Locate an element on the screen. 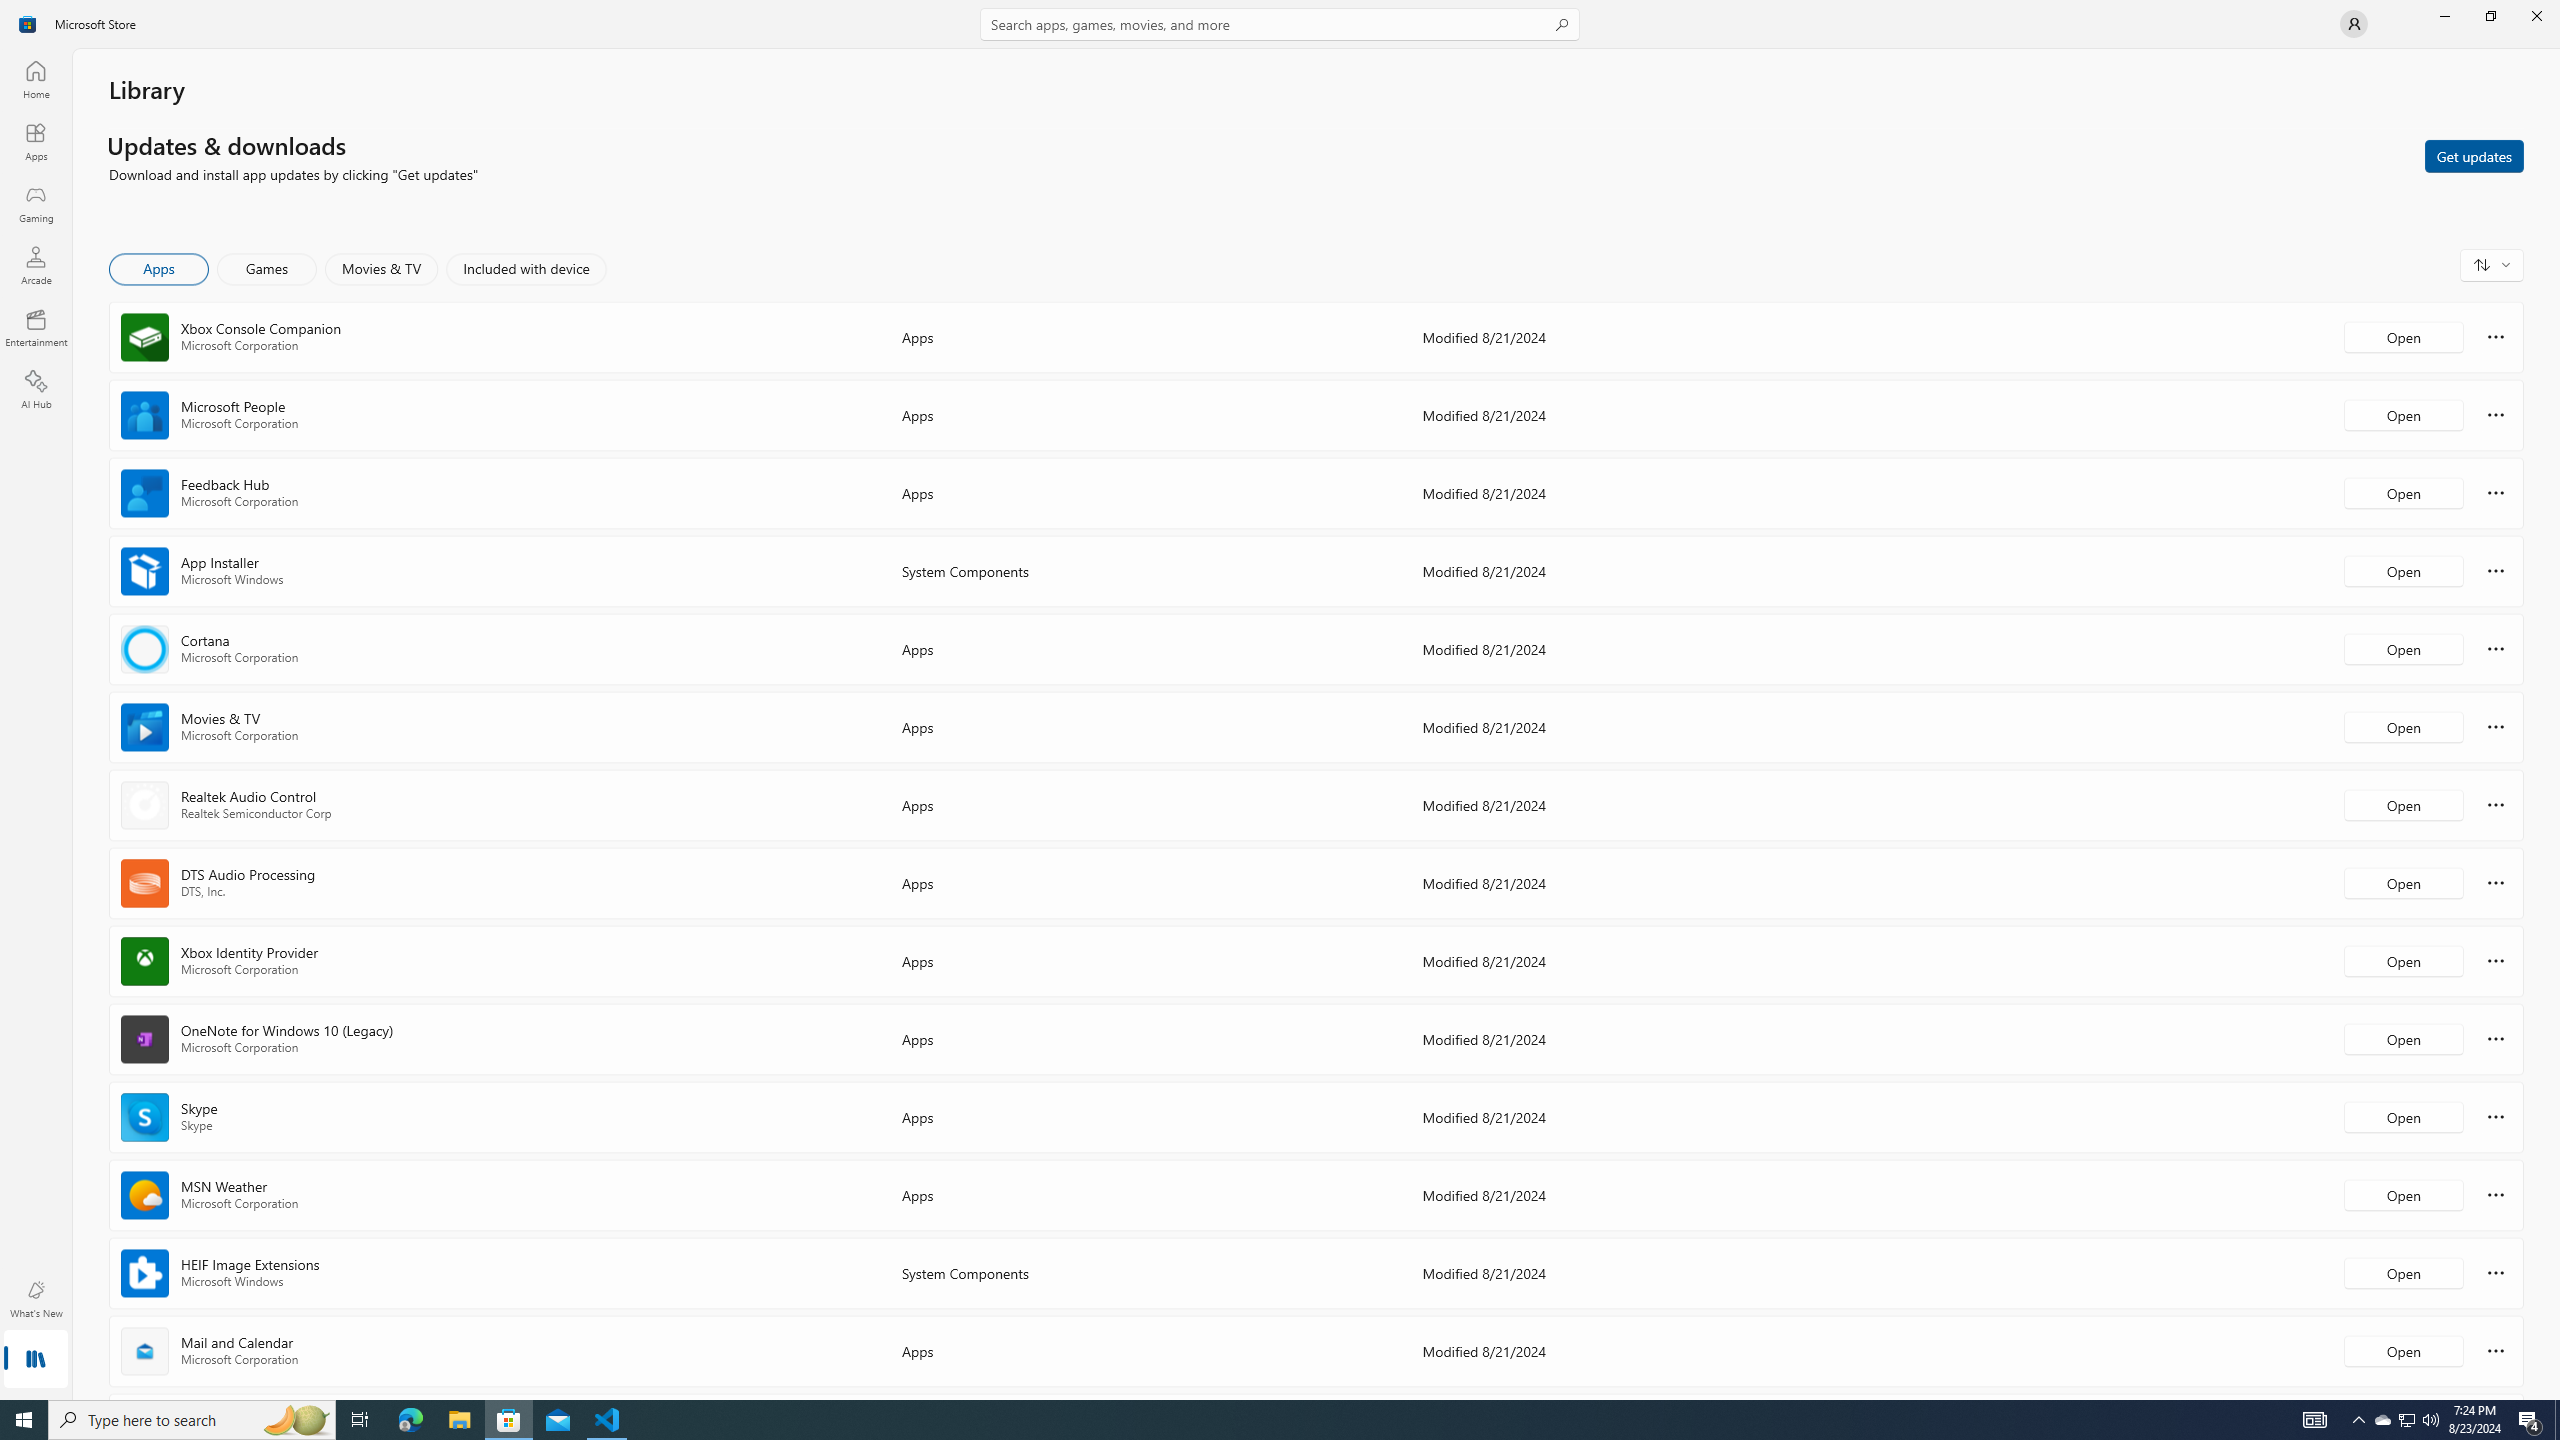 Image resolution: width=2560 pixels, height=1440 pixels. 'Arcade' is located at coordinates (34, 264).